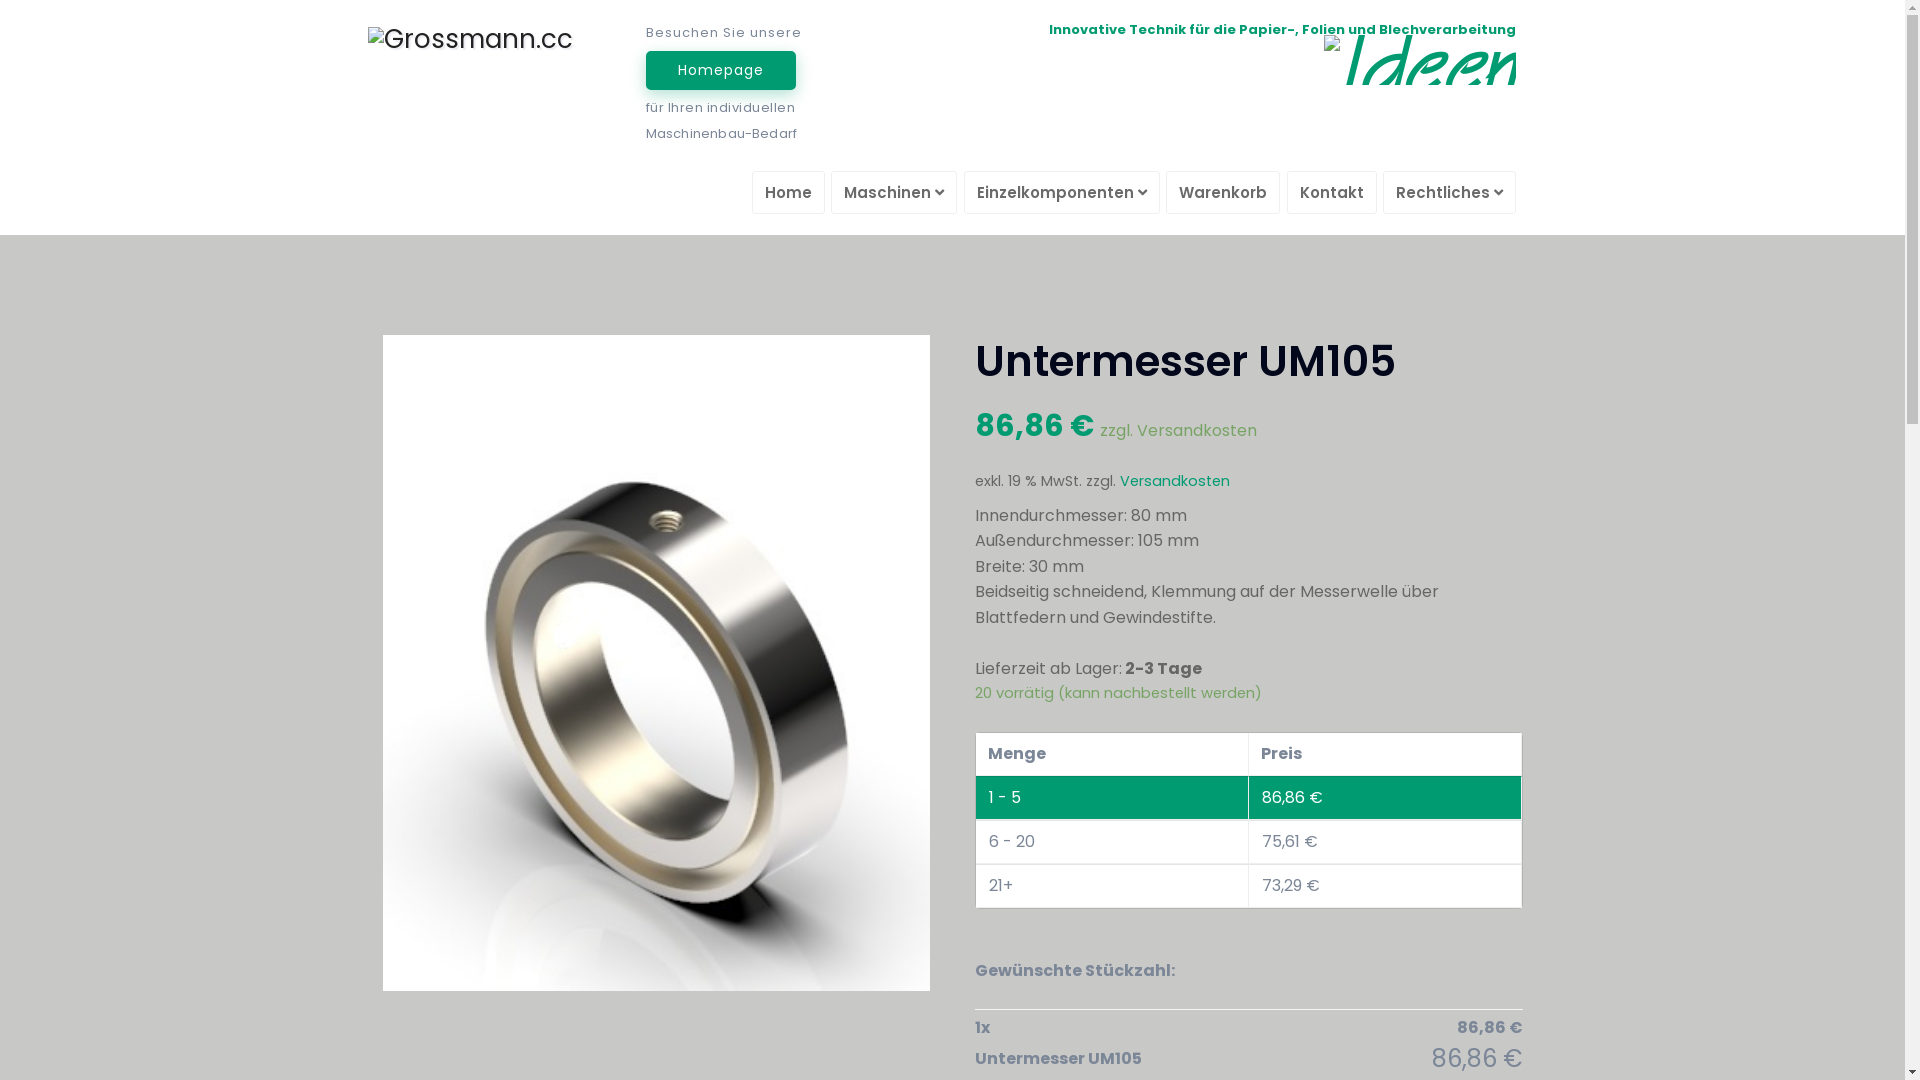  What do you see at coordinates (1286, 192) in the screenshot?
I see `'Kontakt'` at bounding box center [1286, 192].